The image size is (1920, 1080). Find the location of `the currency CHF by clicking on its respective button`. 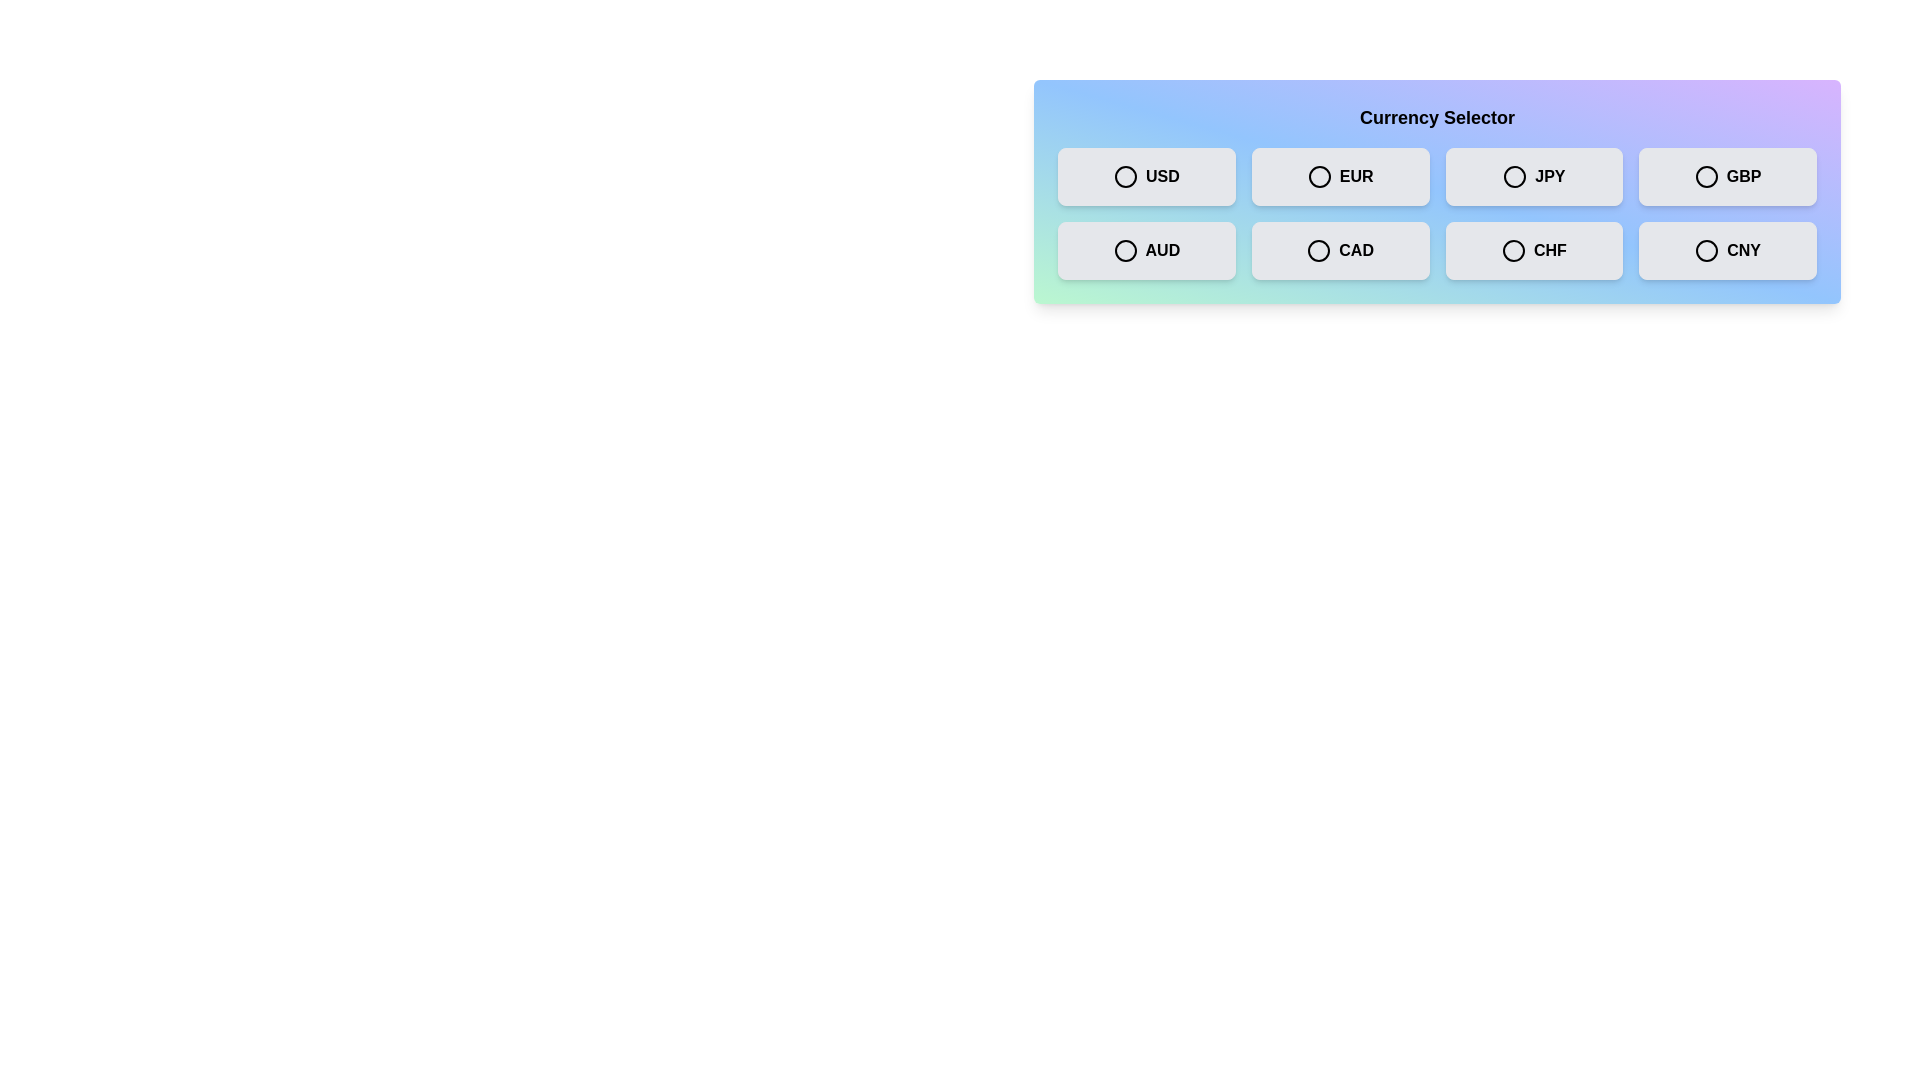

the currency CHF by clicking on its respective button is located at coordinates (1533, 249).